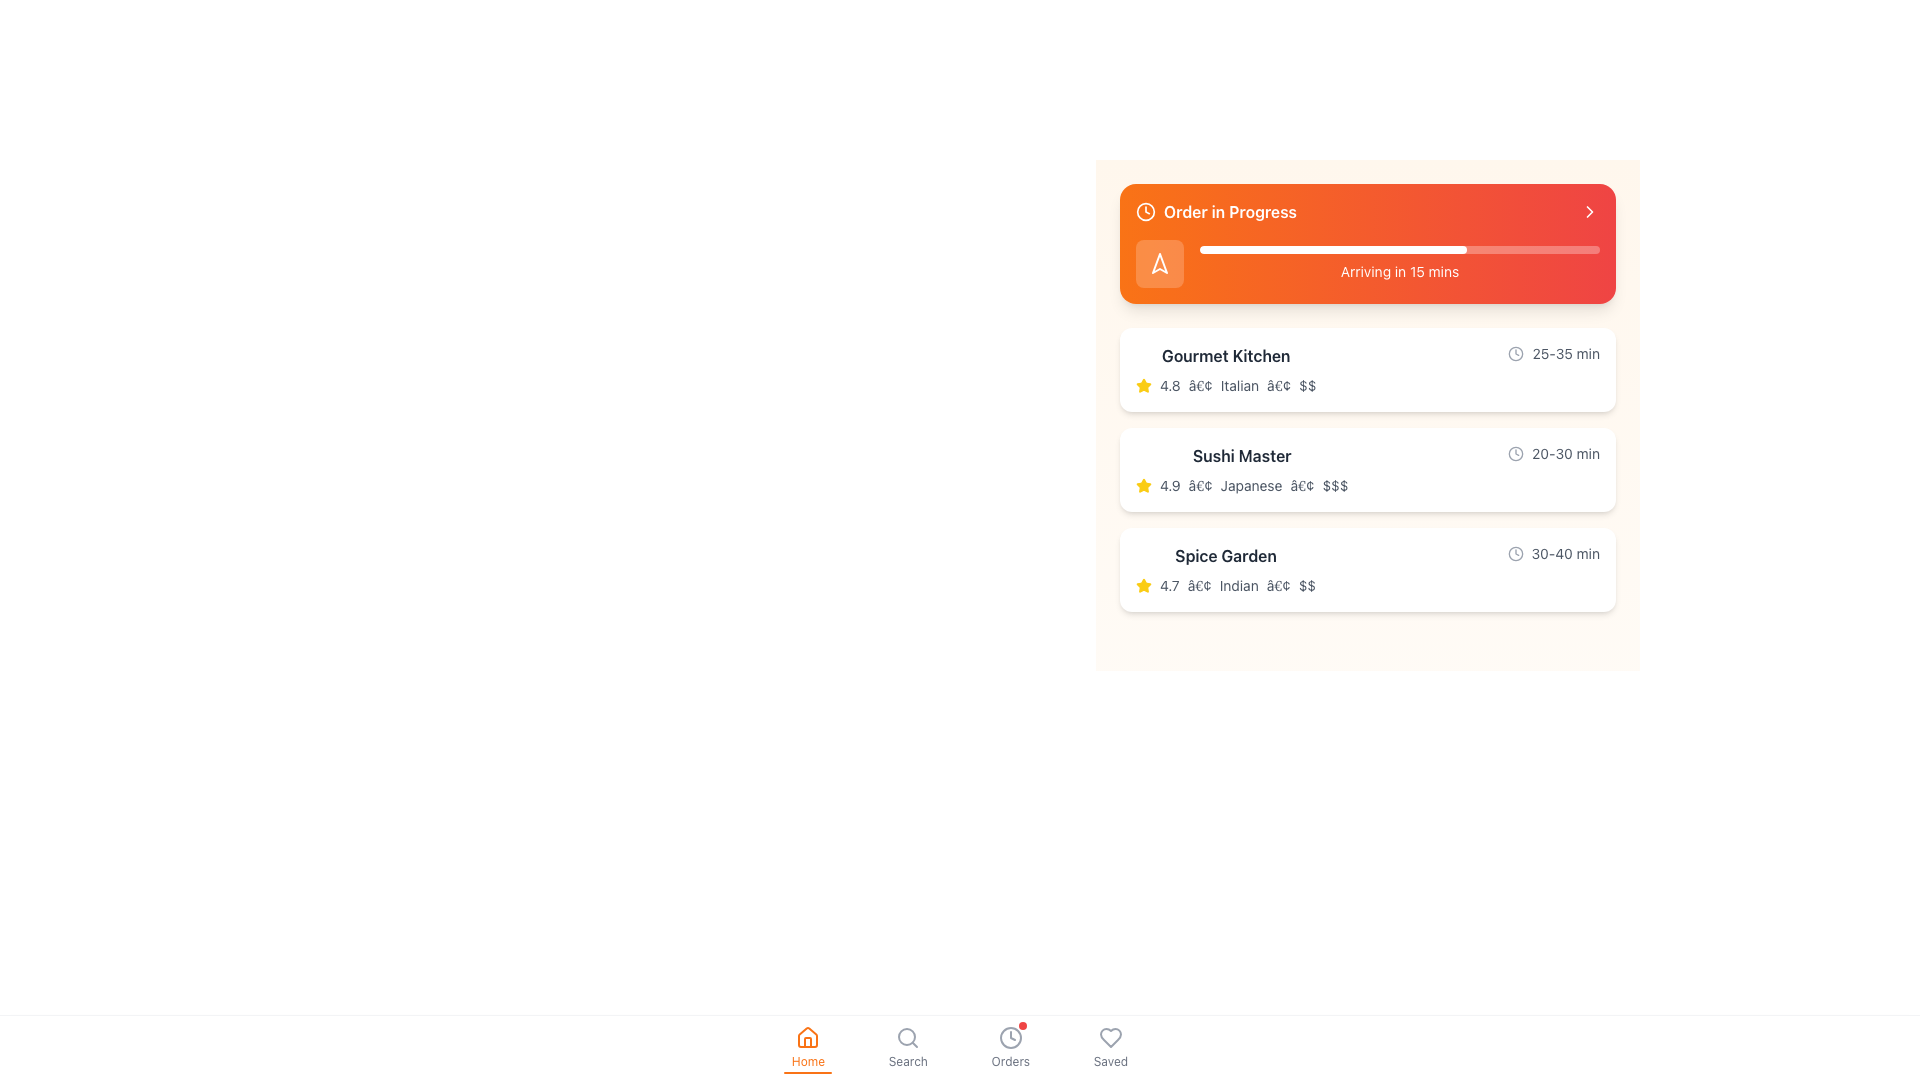 The image size is (1920, 1080). I want to click on the numeric text label '4.8' which is styled in gray and located next to a yellow star icon, representing a rating in the first item of the list, so click(1170, 385).